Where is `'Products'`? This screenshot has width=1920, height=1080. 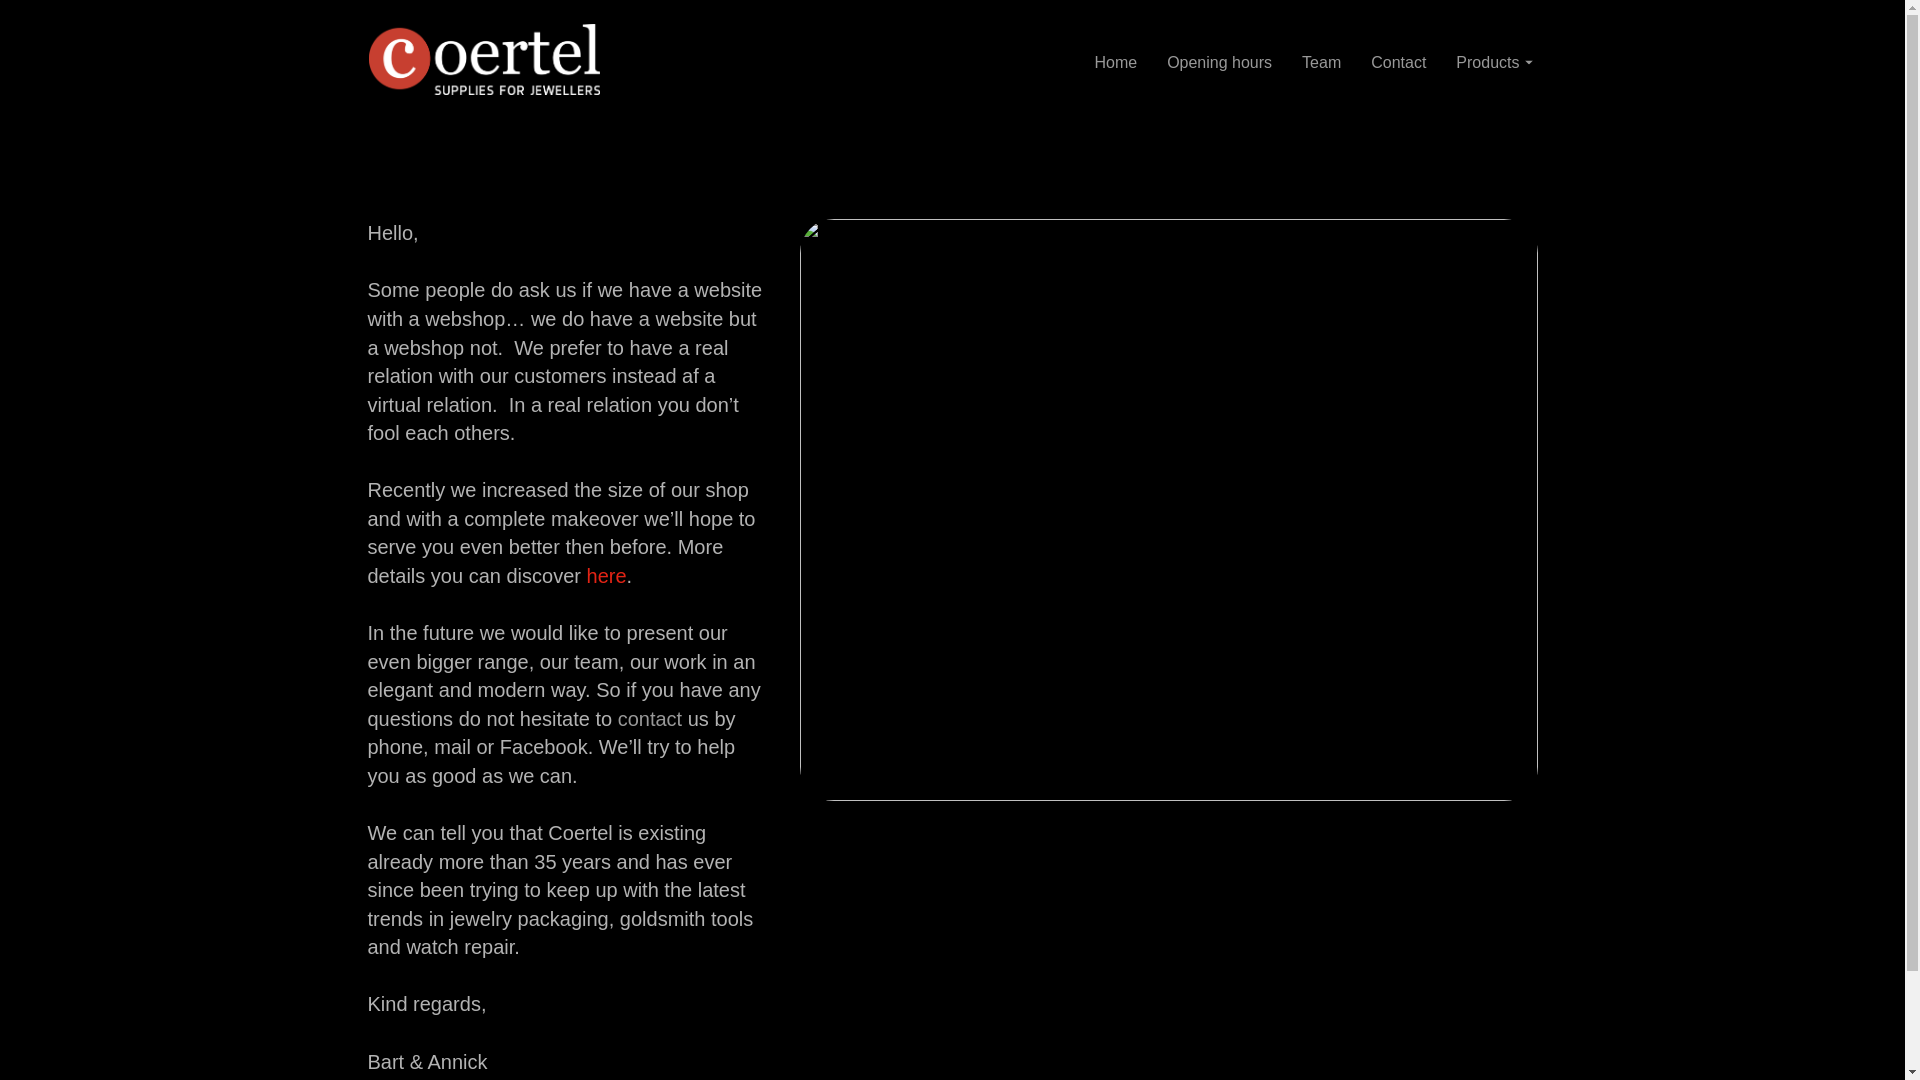
'Products' is located at coordinates (1493, 61).